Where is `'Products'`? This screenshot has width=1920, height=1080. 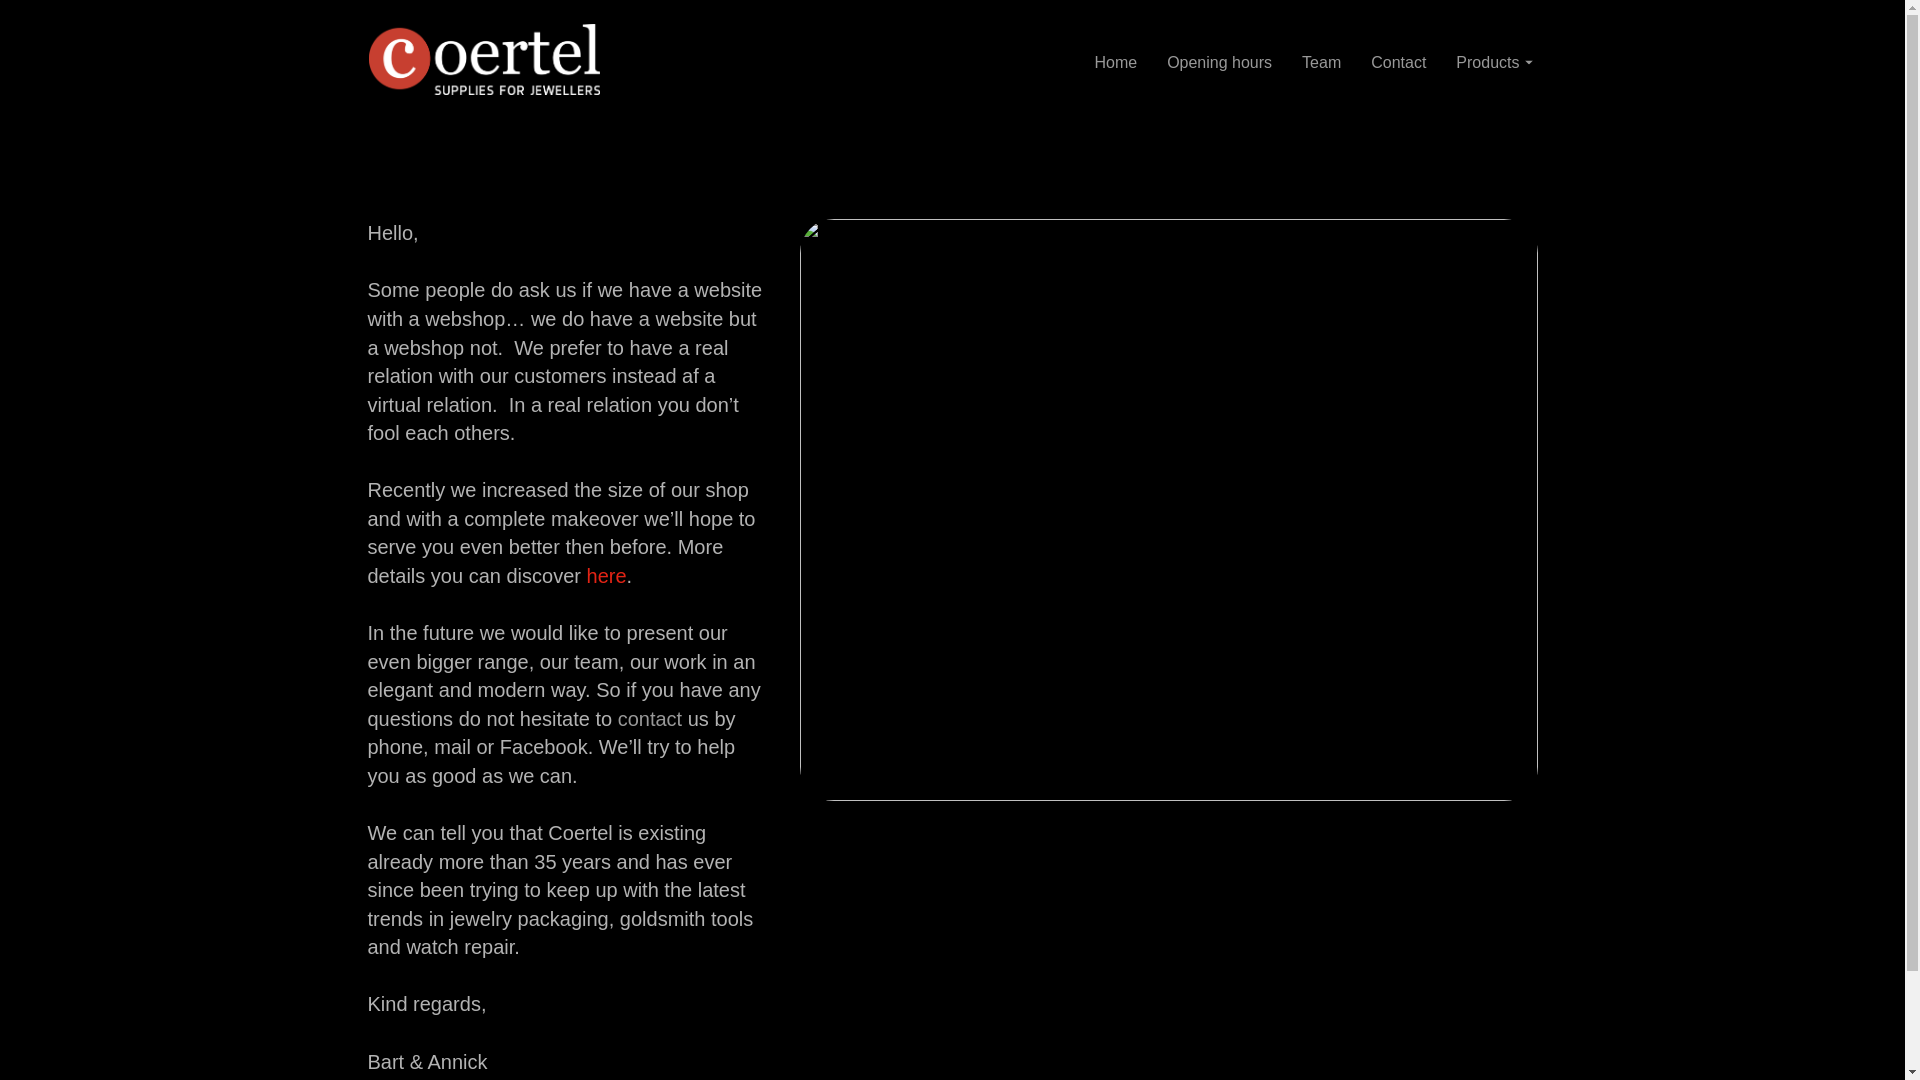
'Products' is located at coordinates (1493, 61).